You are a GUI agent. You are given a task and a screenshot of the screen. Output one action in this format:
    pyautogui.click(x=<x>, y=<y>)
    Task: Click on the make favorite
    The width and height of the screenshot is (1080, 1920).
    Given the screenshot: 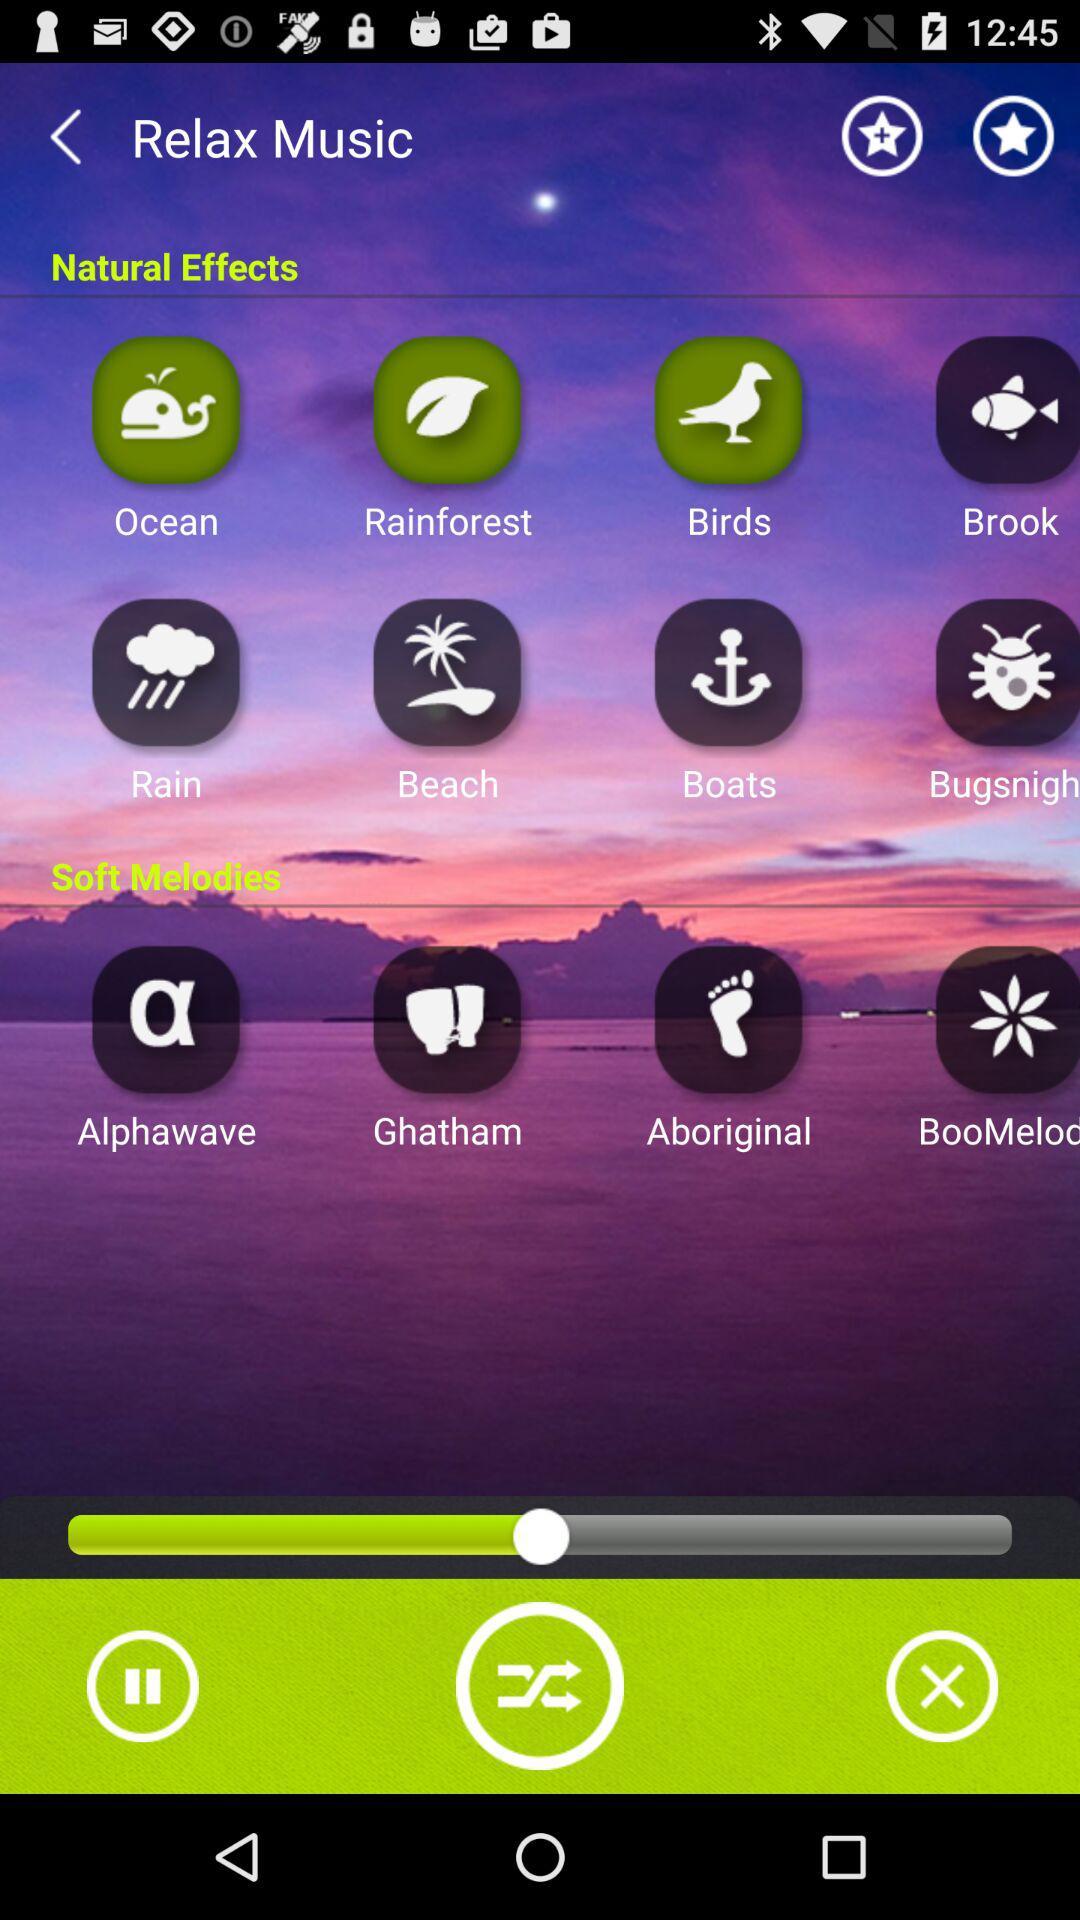 What is the action you would take?
    pyautogui.click(x=1014, y=135)
    